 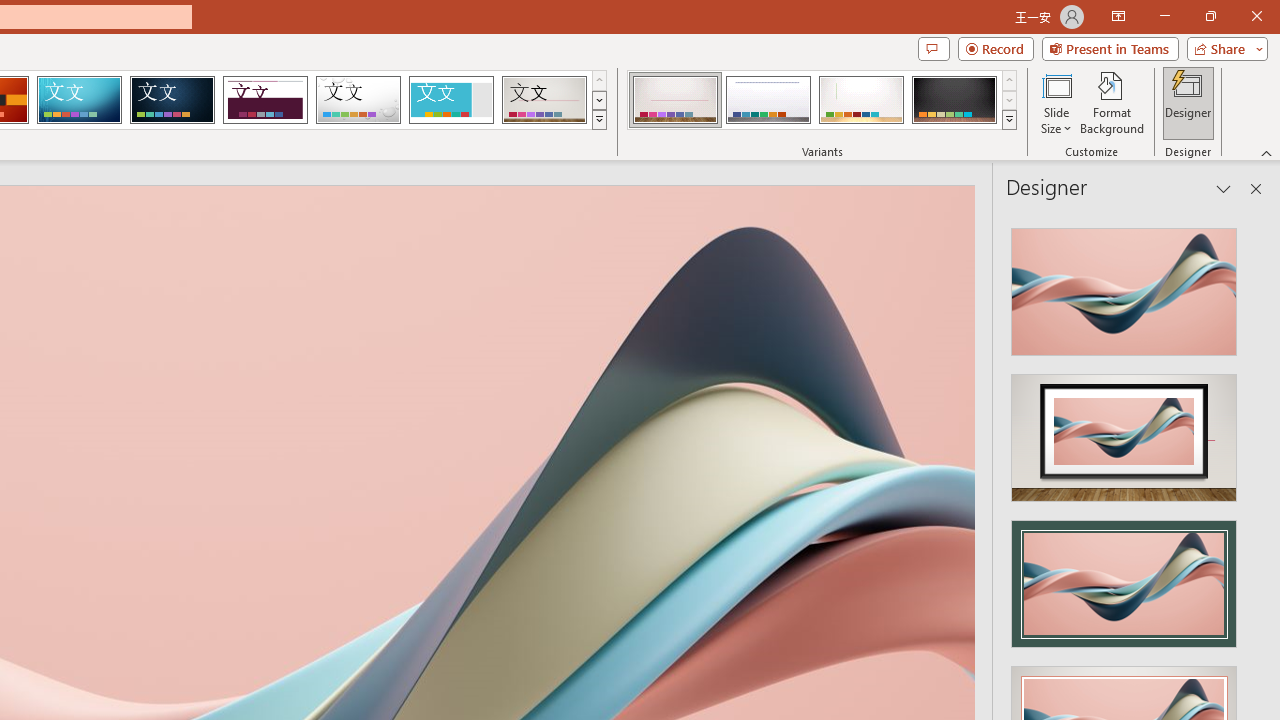 I want to click on 'Gallery', so click(x=544, y=100).